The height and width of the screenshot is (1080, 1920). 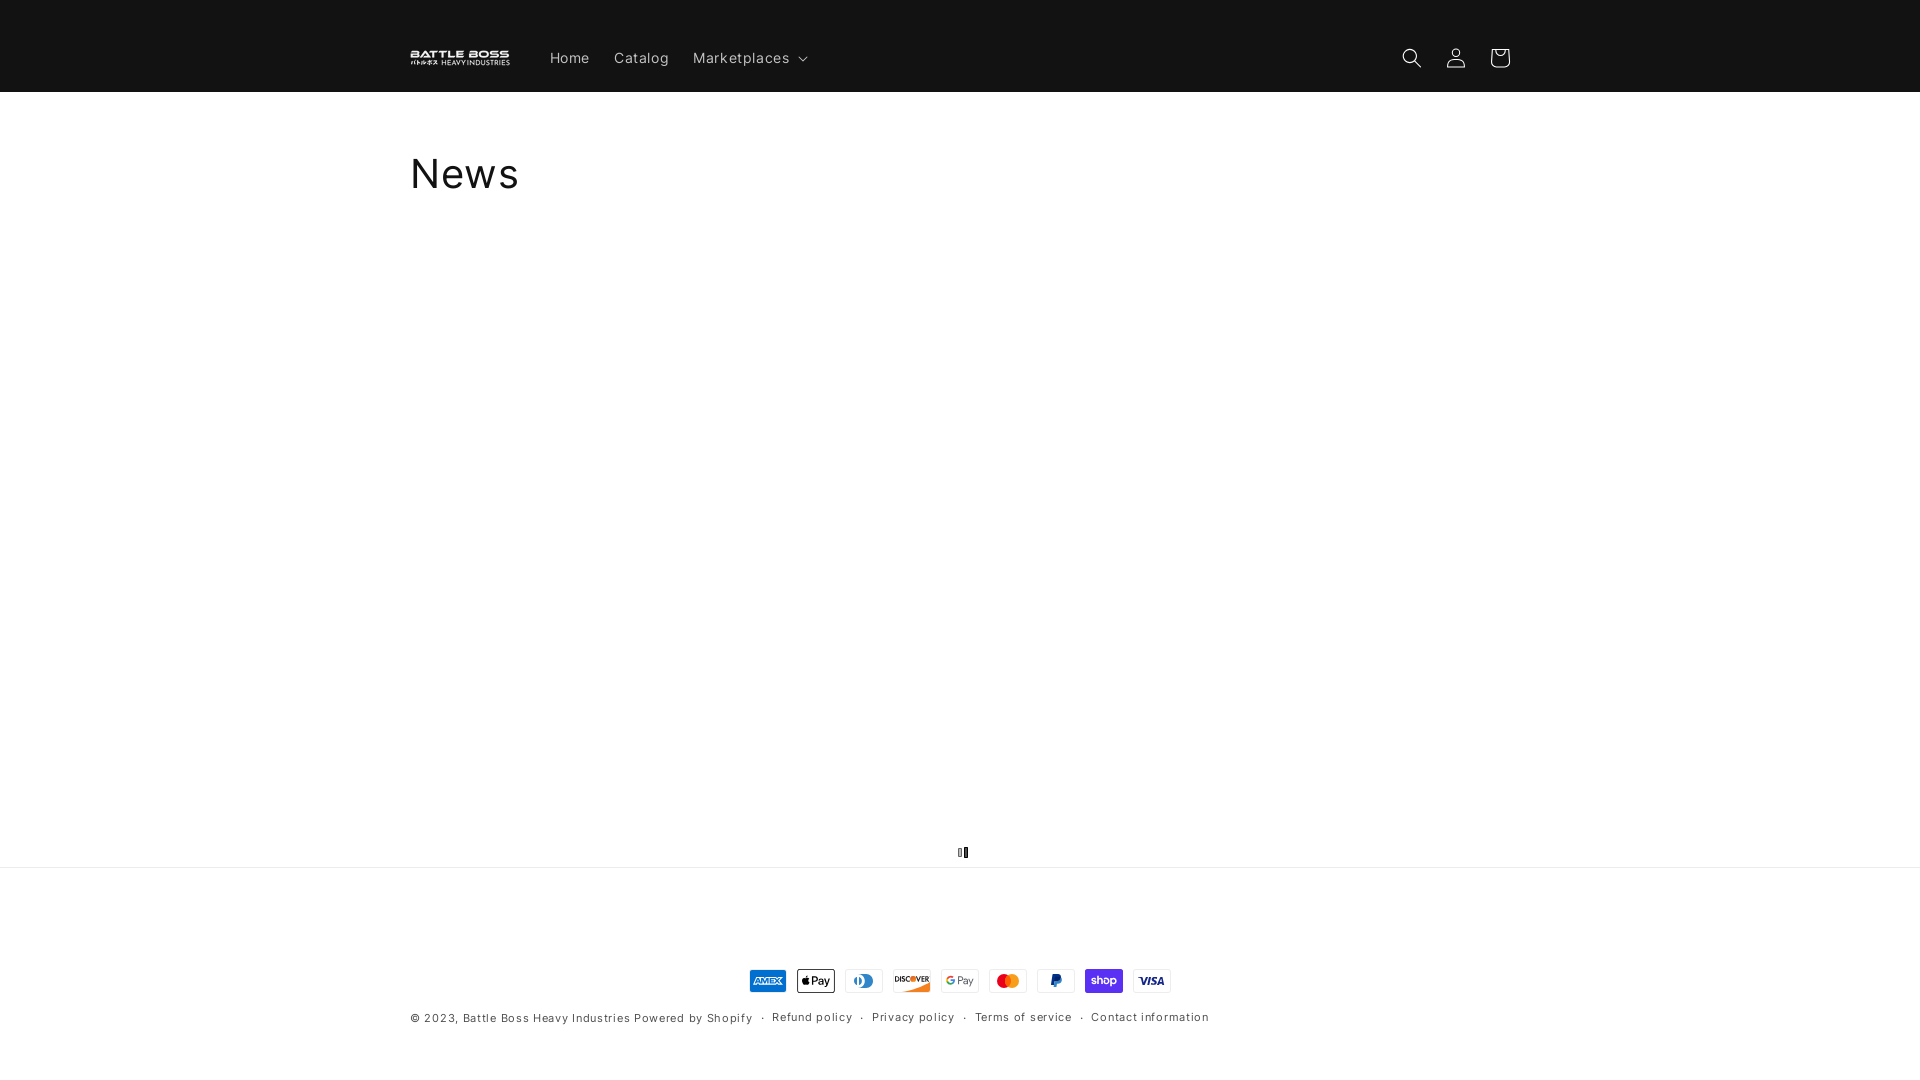 I want to click on 'Privacy policy', so click(x=912, y=1017).